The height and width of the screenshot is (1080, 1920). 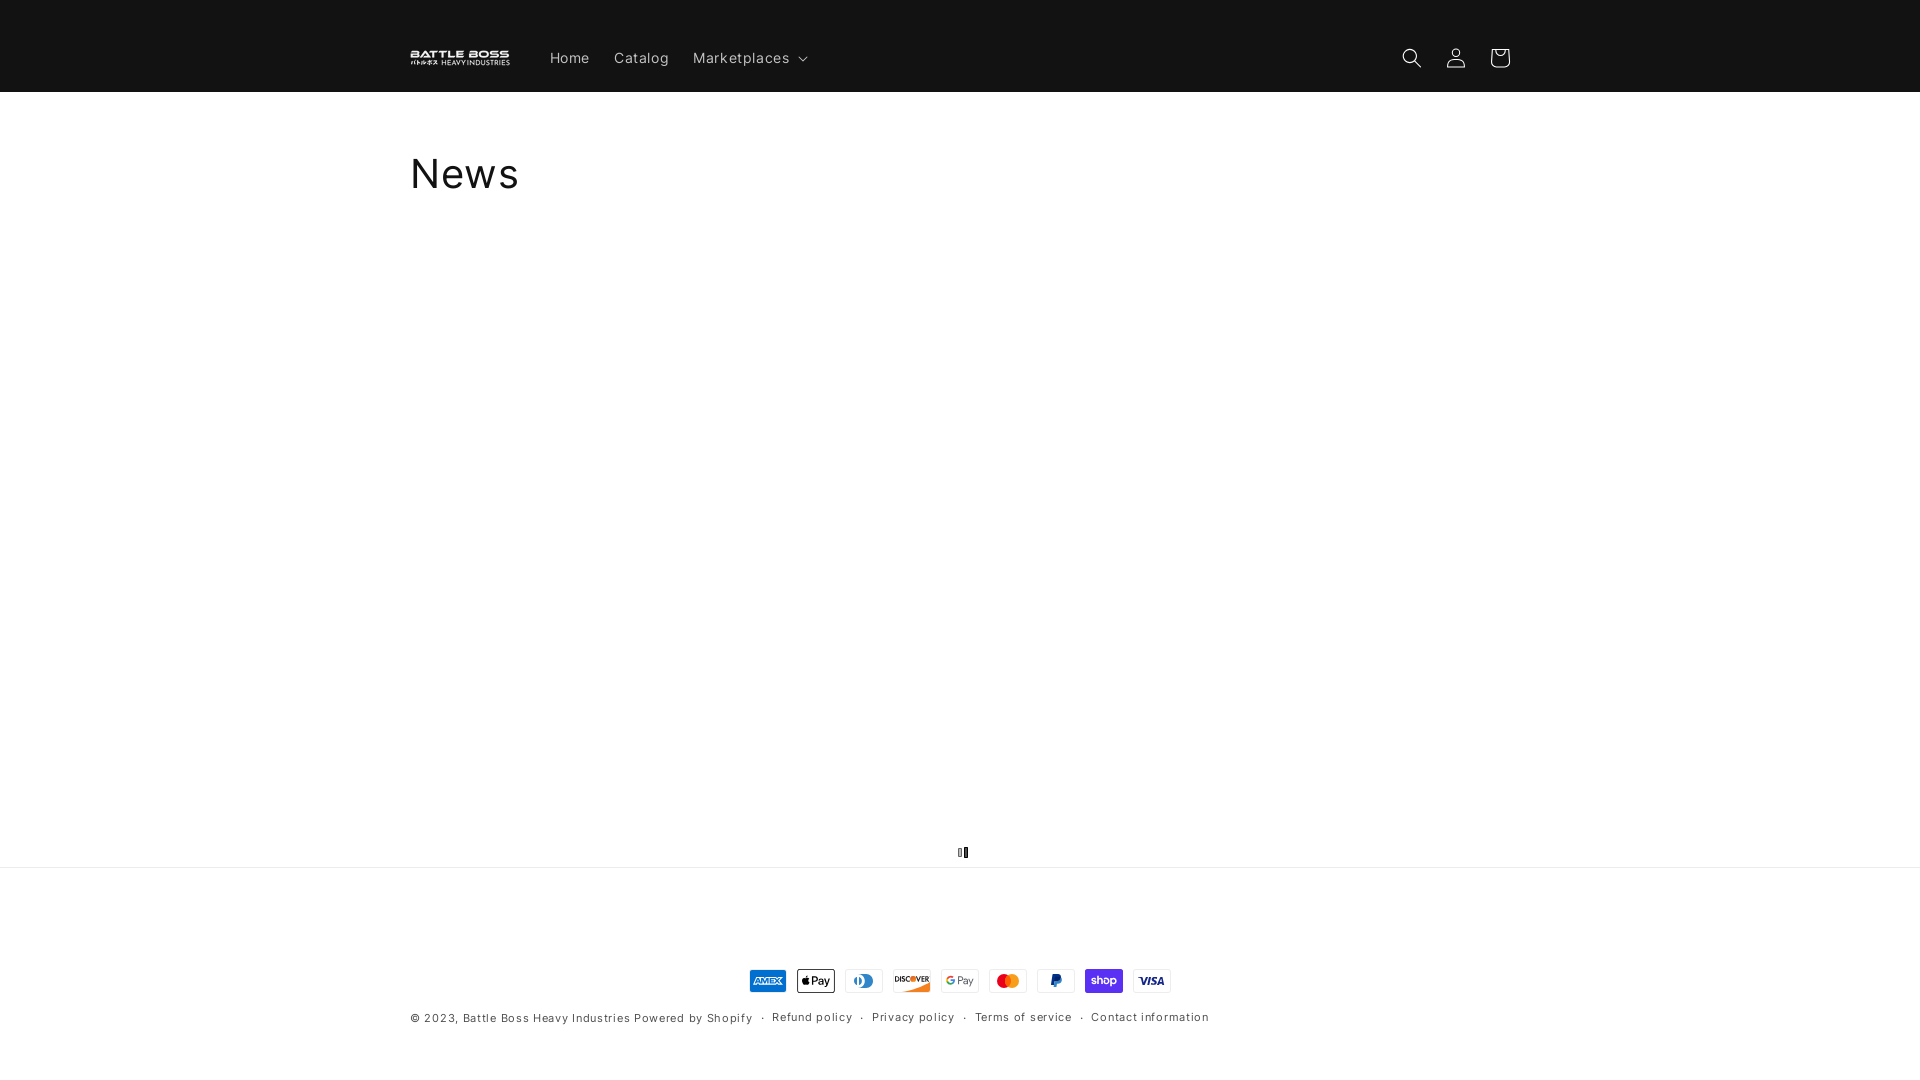 I want to click on 'Privacy policy', so click(x=912, y=1017).